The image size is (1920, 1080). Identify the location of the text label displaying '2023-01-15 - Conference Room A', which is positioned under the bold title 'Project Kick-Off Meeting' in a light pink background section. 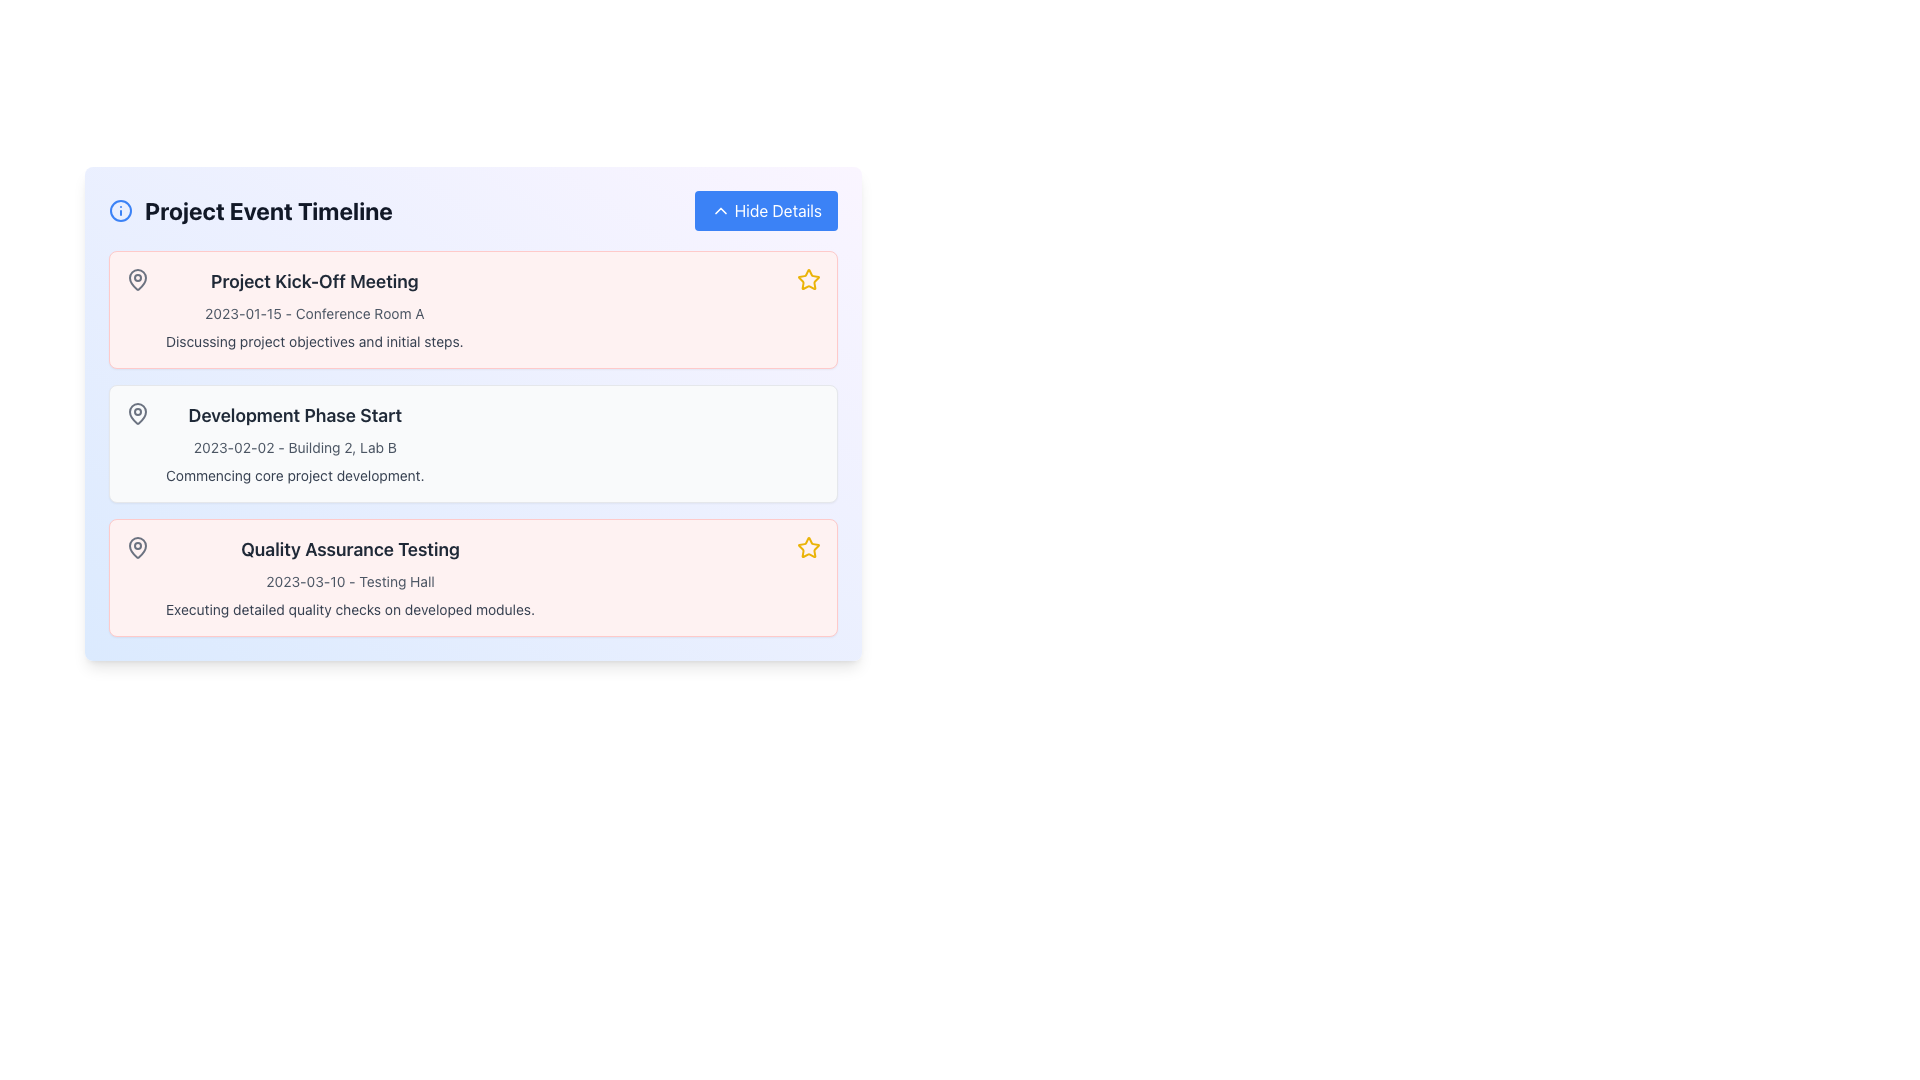
(313, 313).